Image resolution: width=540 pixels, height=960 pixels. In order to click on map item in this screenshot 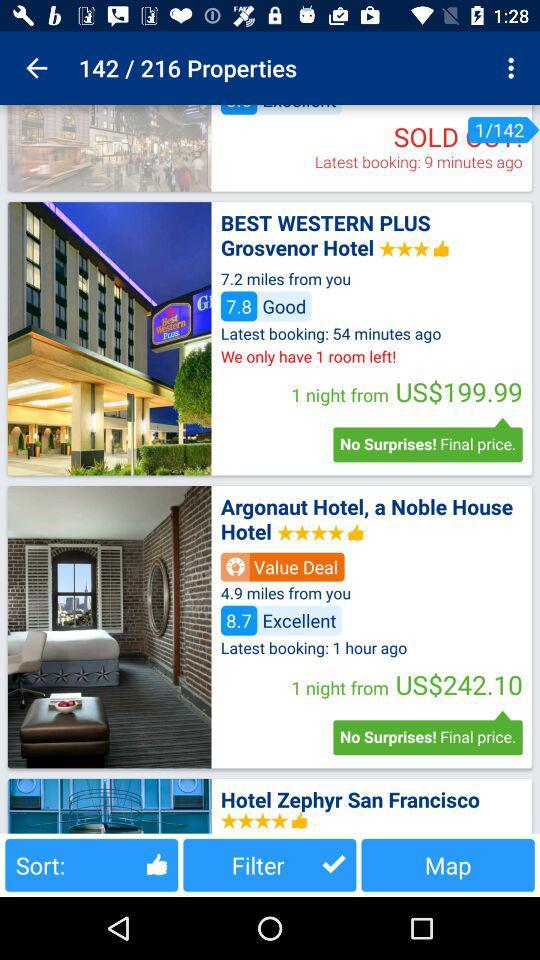, I will do `click(448, 864)`.